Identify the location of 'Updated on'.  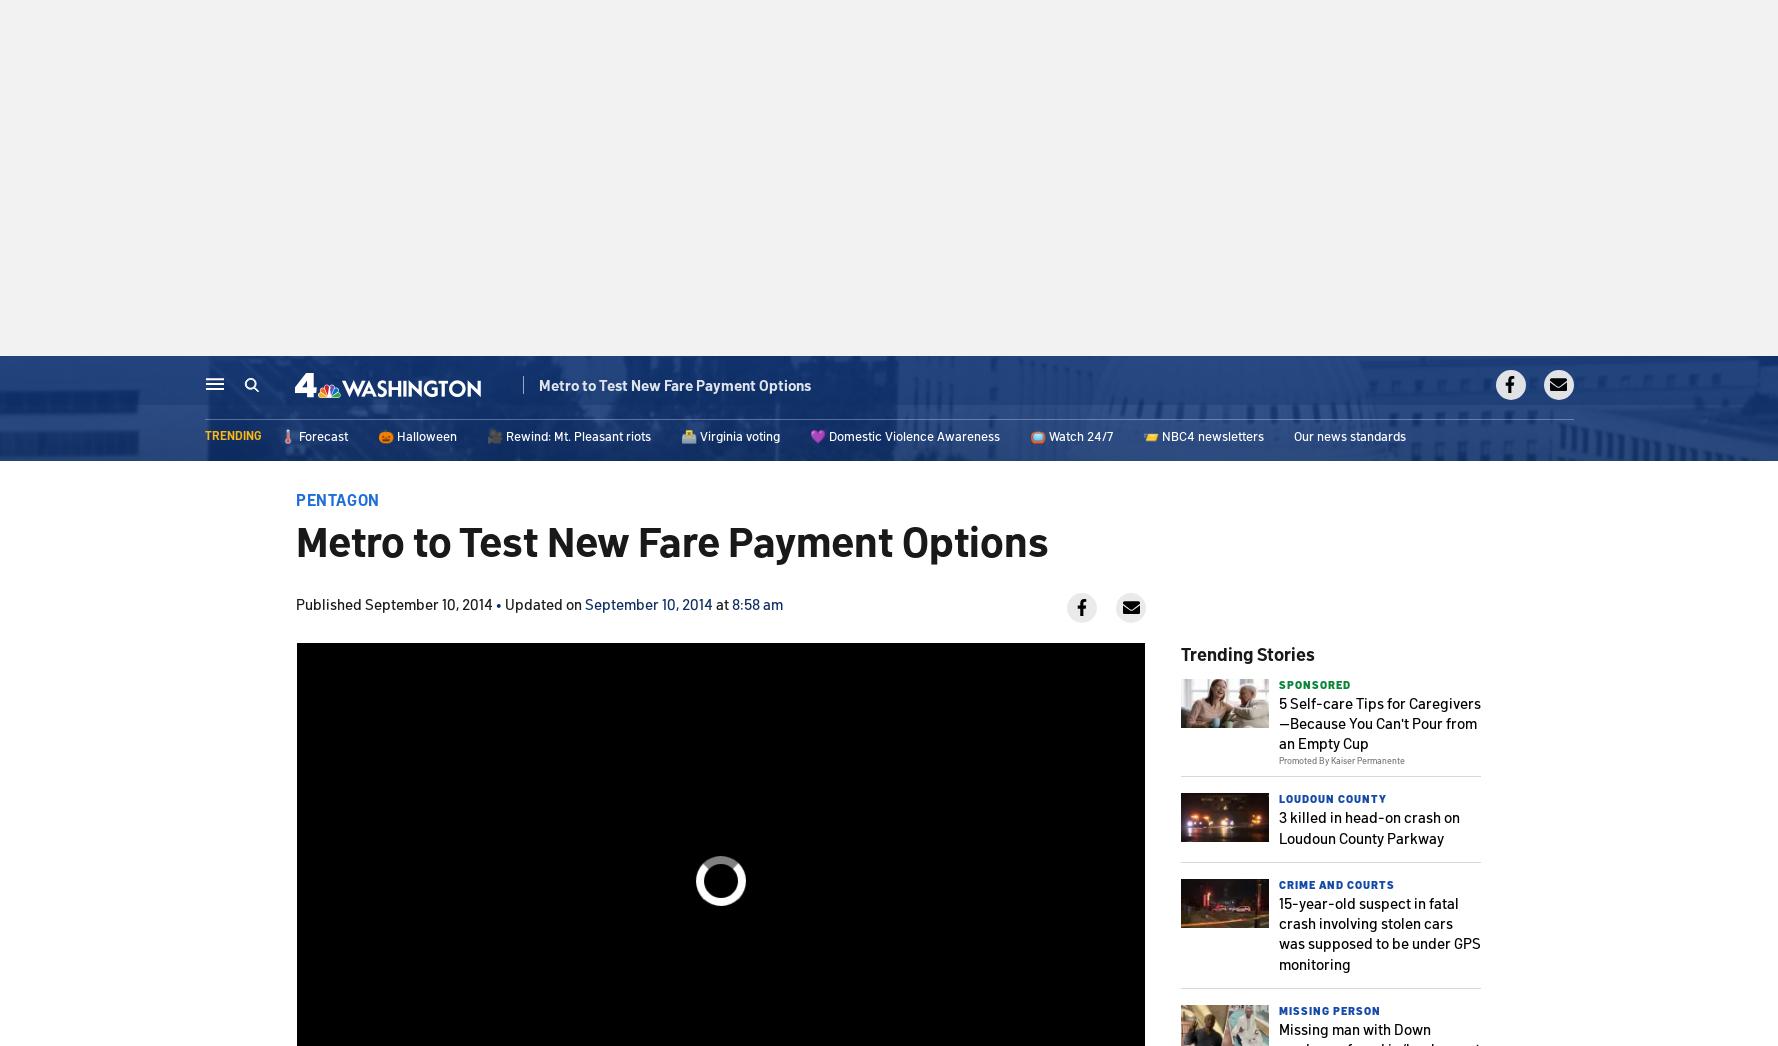
(544, 602).